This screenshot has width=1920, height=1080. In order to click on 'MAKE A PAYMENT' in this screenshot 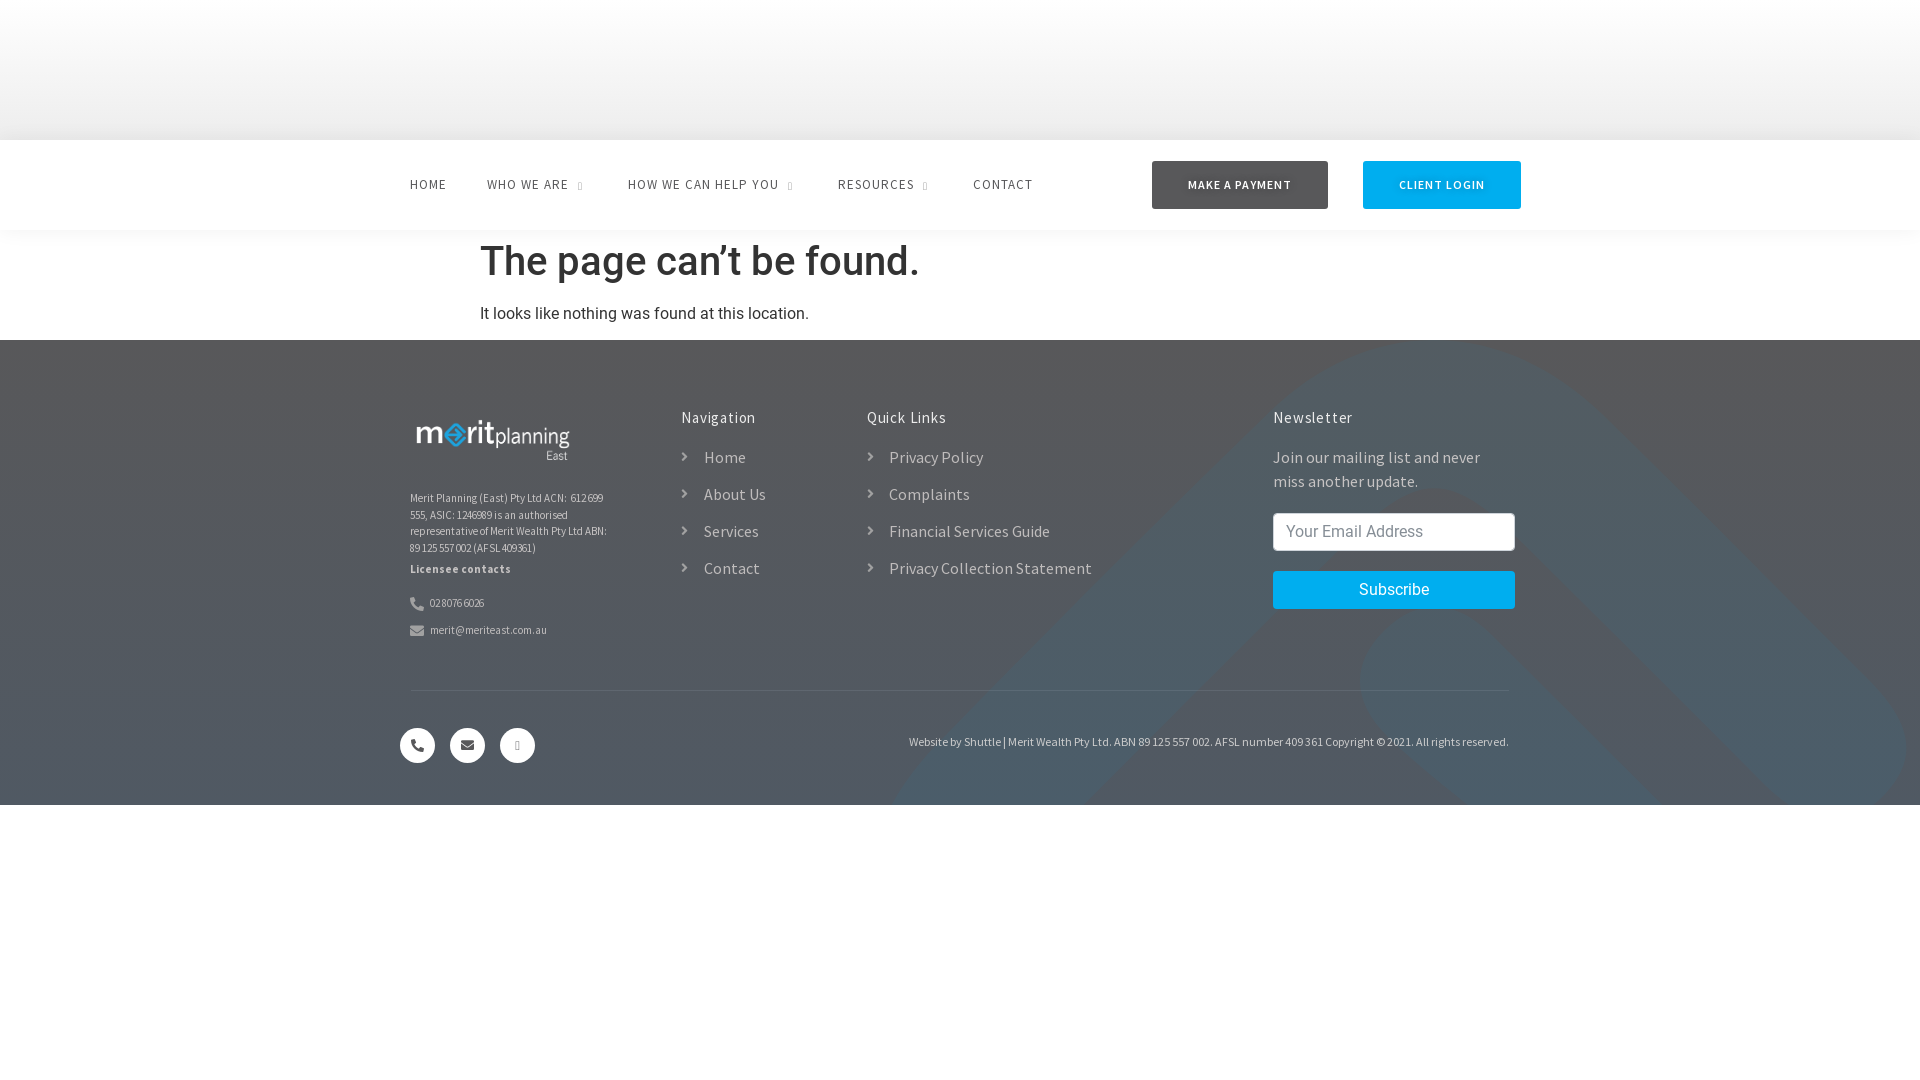, I will do `click(1152, 185)`.